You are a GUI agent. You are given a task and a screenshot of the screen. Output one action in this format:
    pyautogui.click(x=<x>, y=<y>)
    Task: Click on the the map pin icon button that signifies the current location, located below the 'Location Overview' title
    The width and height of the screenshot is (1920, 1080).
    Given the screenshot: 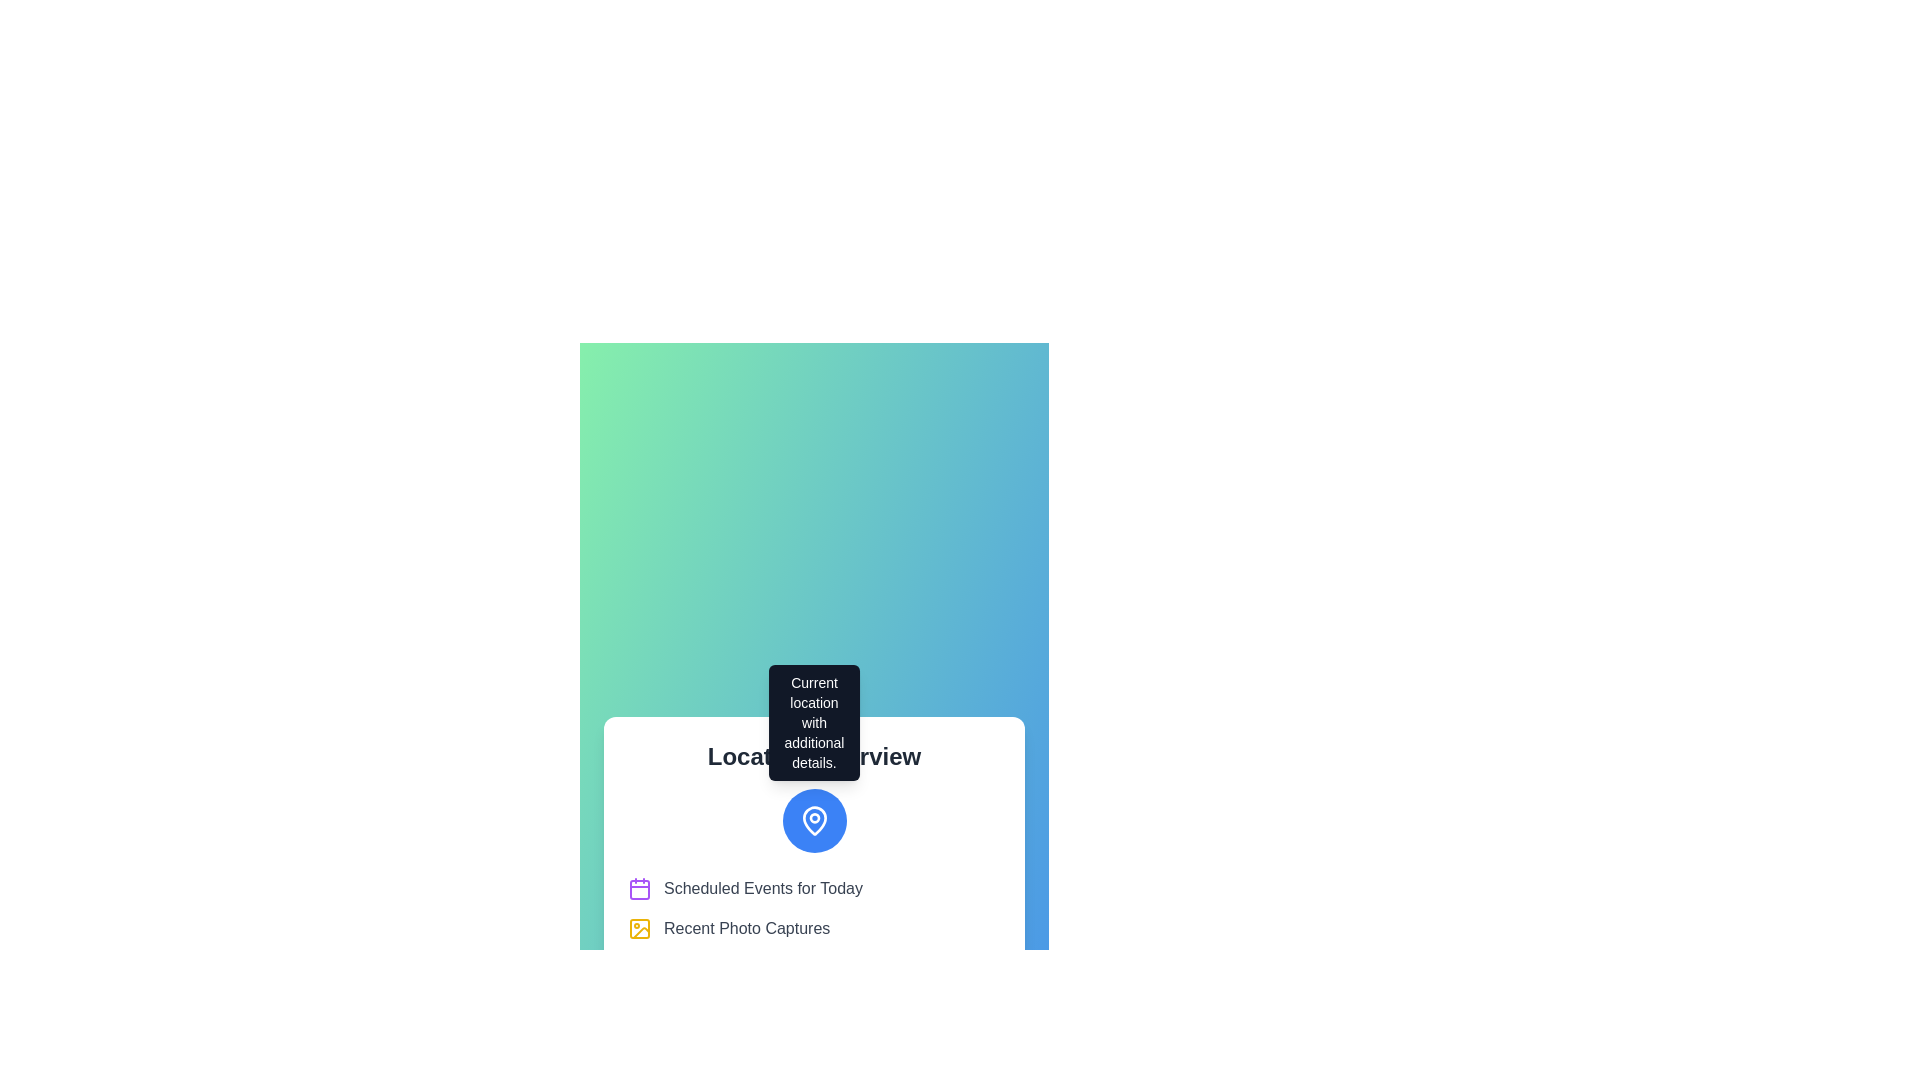 What is the action you would take?
    pyautogui.click(x=814, y=821)
    